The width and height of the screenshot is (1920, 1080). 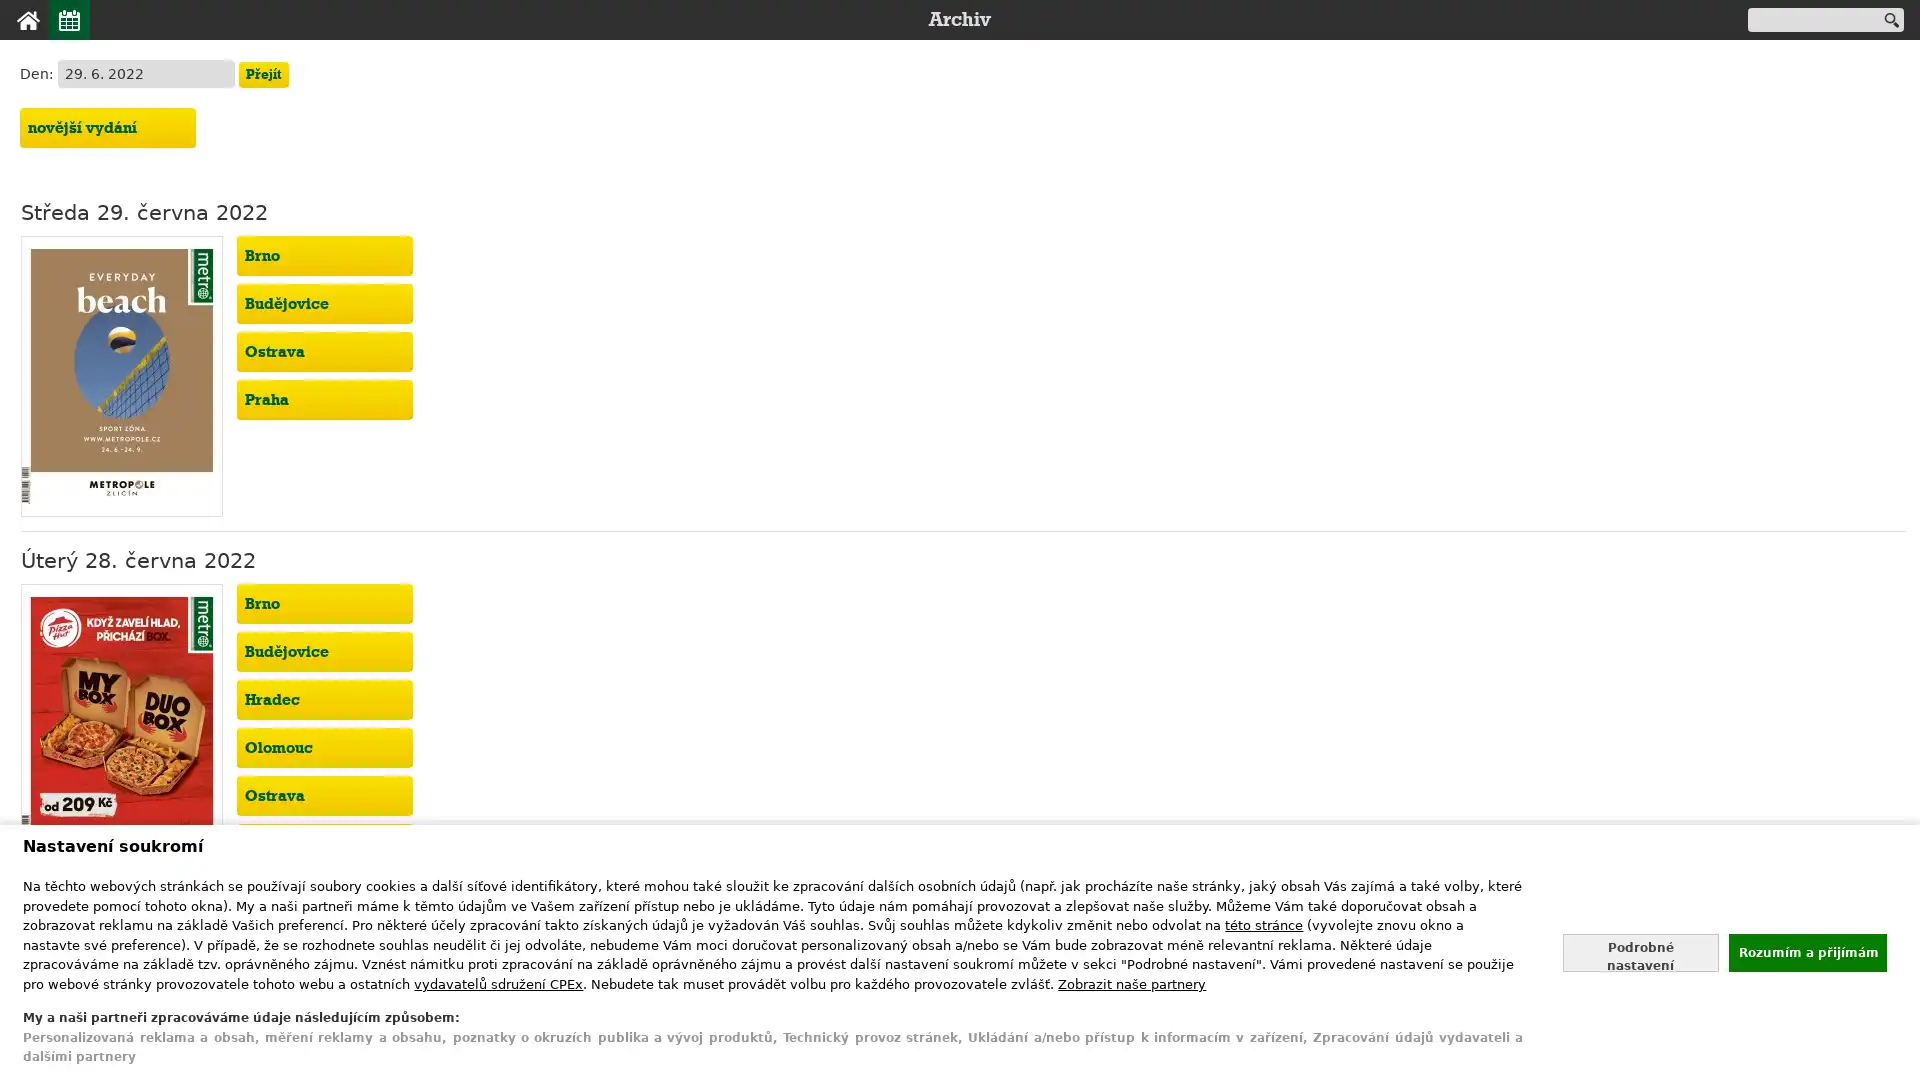 I want to click on Zobrazit nase partnery, so click(x=1132, y=982).